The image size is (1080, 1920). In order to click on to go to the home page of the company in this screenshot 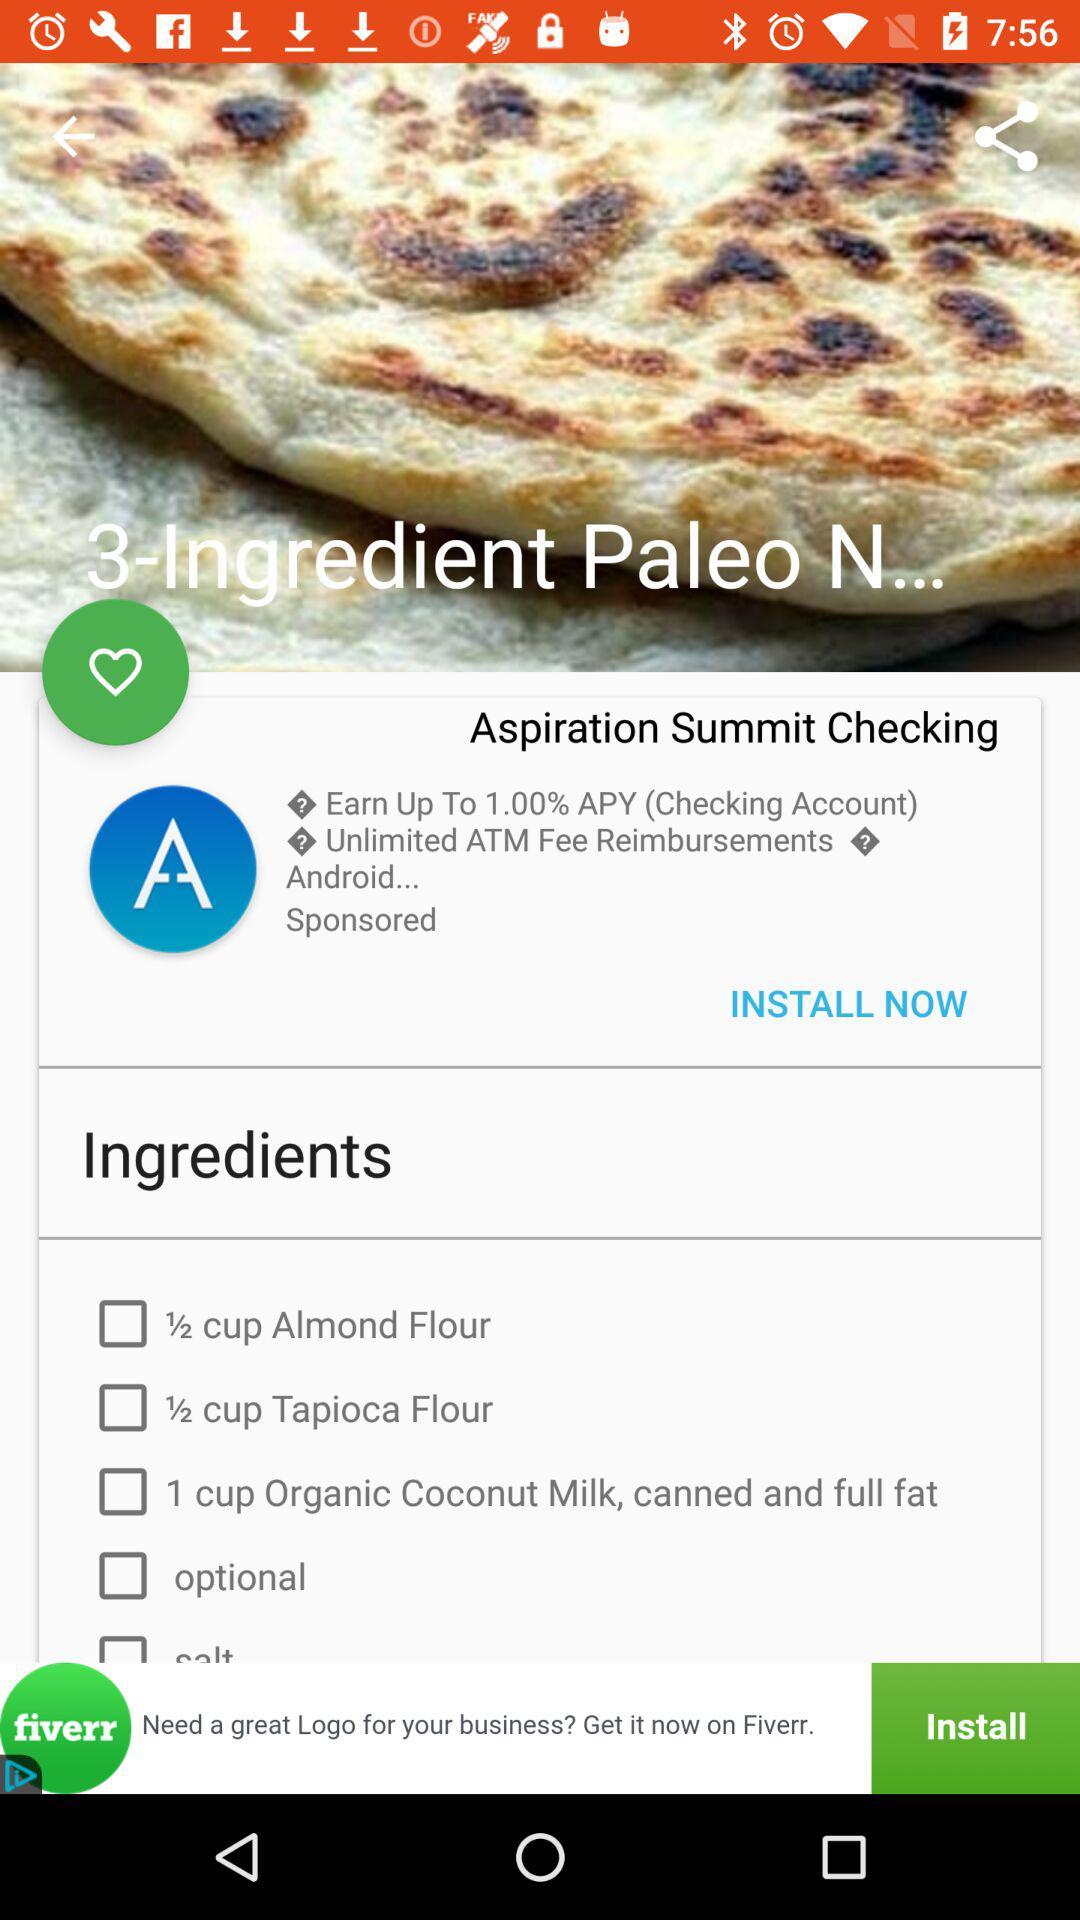, I will do `click(171, 872)`.